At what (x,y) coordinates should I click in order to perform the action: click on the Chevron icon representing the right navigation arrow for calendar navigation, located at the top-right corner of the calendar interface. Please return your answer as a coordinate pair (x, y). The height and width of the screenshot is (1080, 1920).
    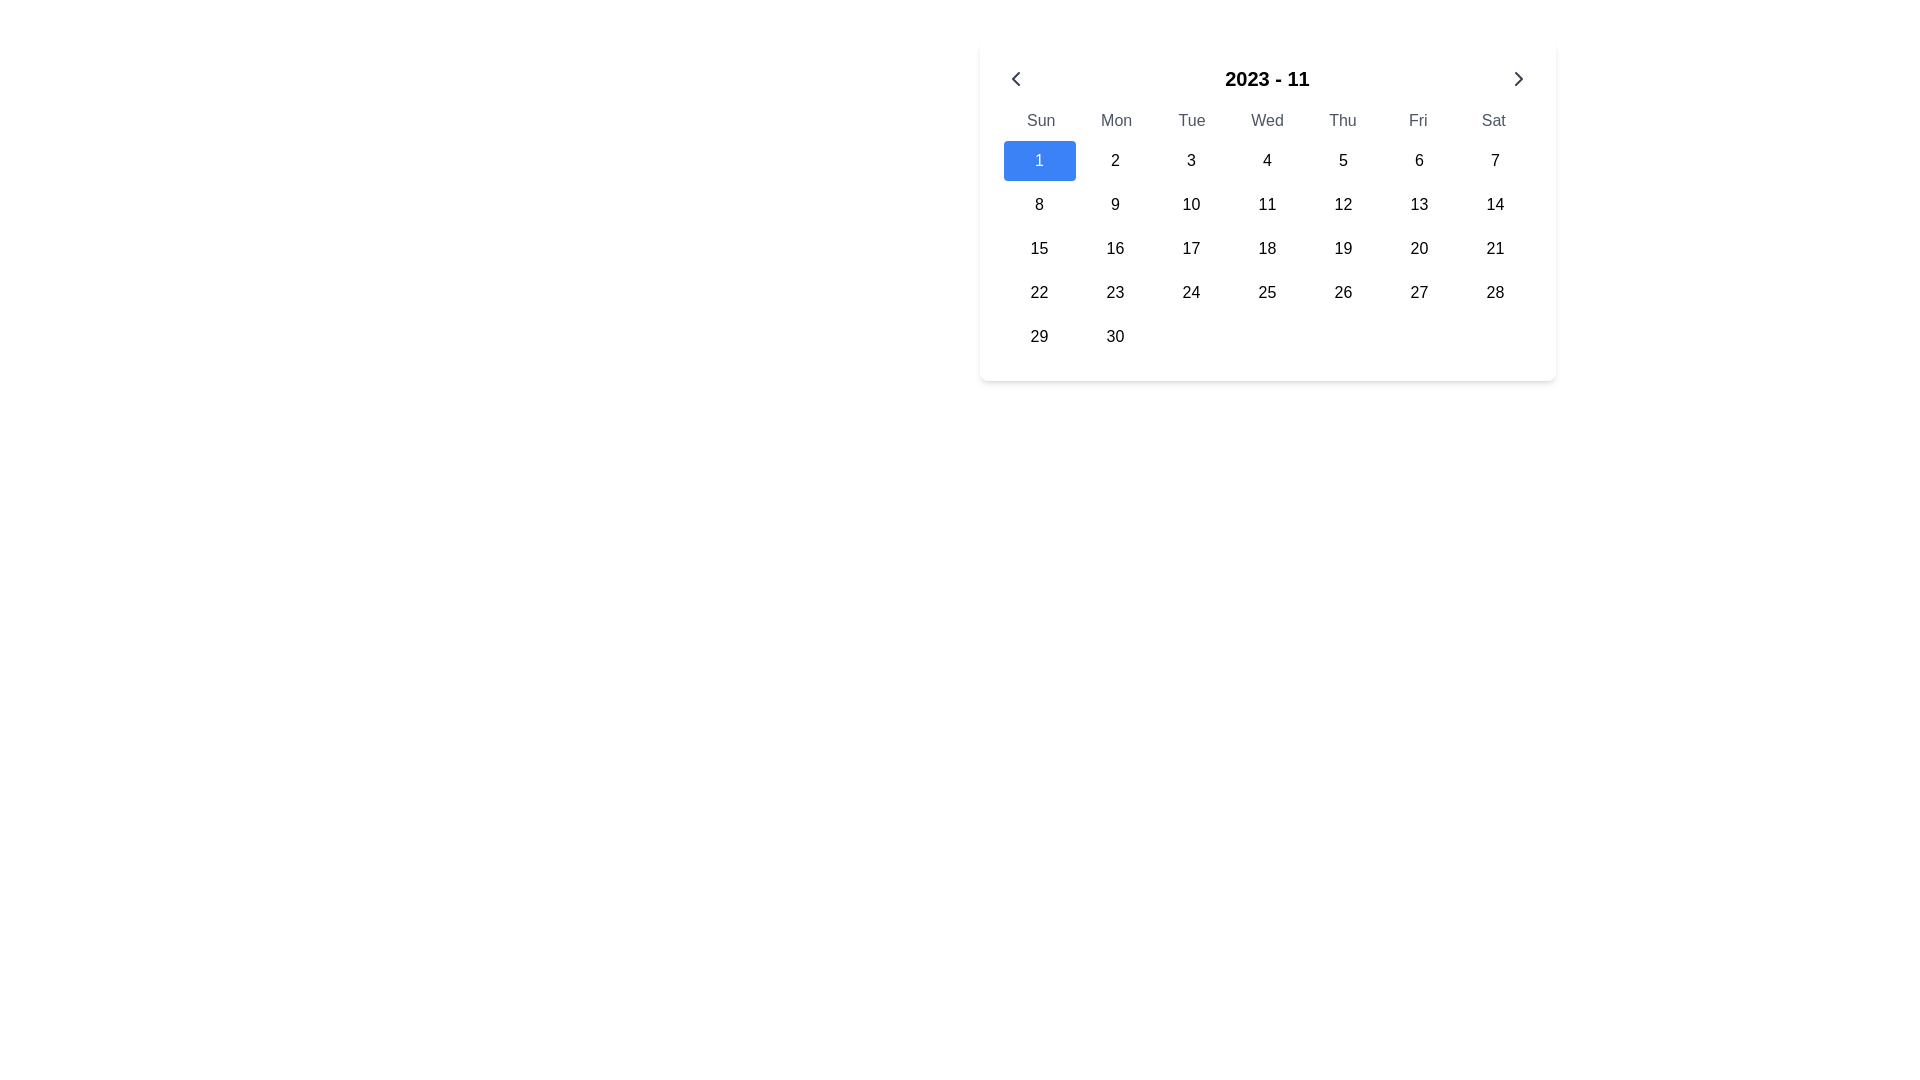
    Looking at the image, I should click on (1519, 77).